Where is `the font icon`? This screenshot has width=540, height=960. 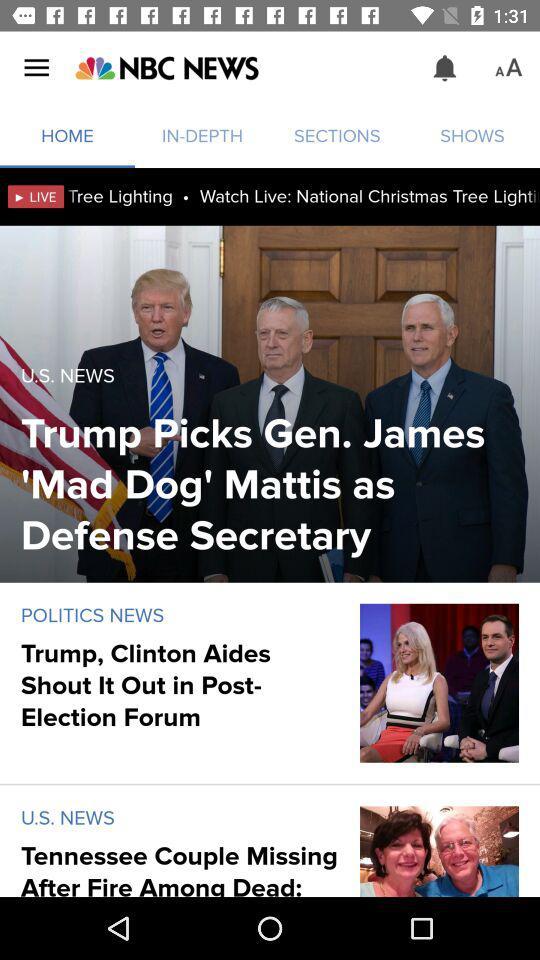 the font icon is located at coordinates (508, 68).